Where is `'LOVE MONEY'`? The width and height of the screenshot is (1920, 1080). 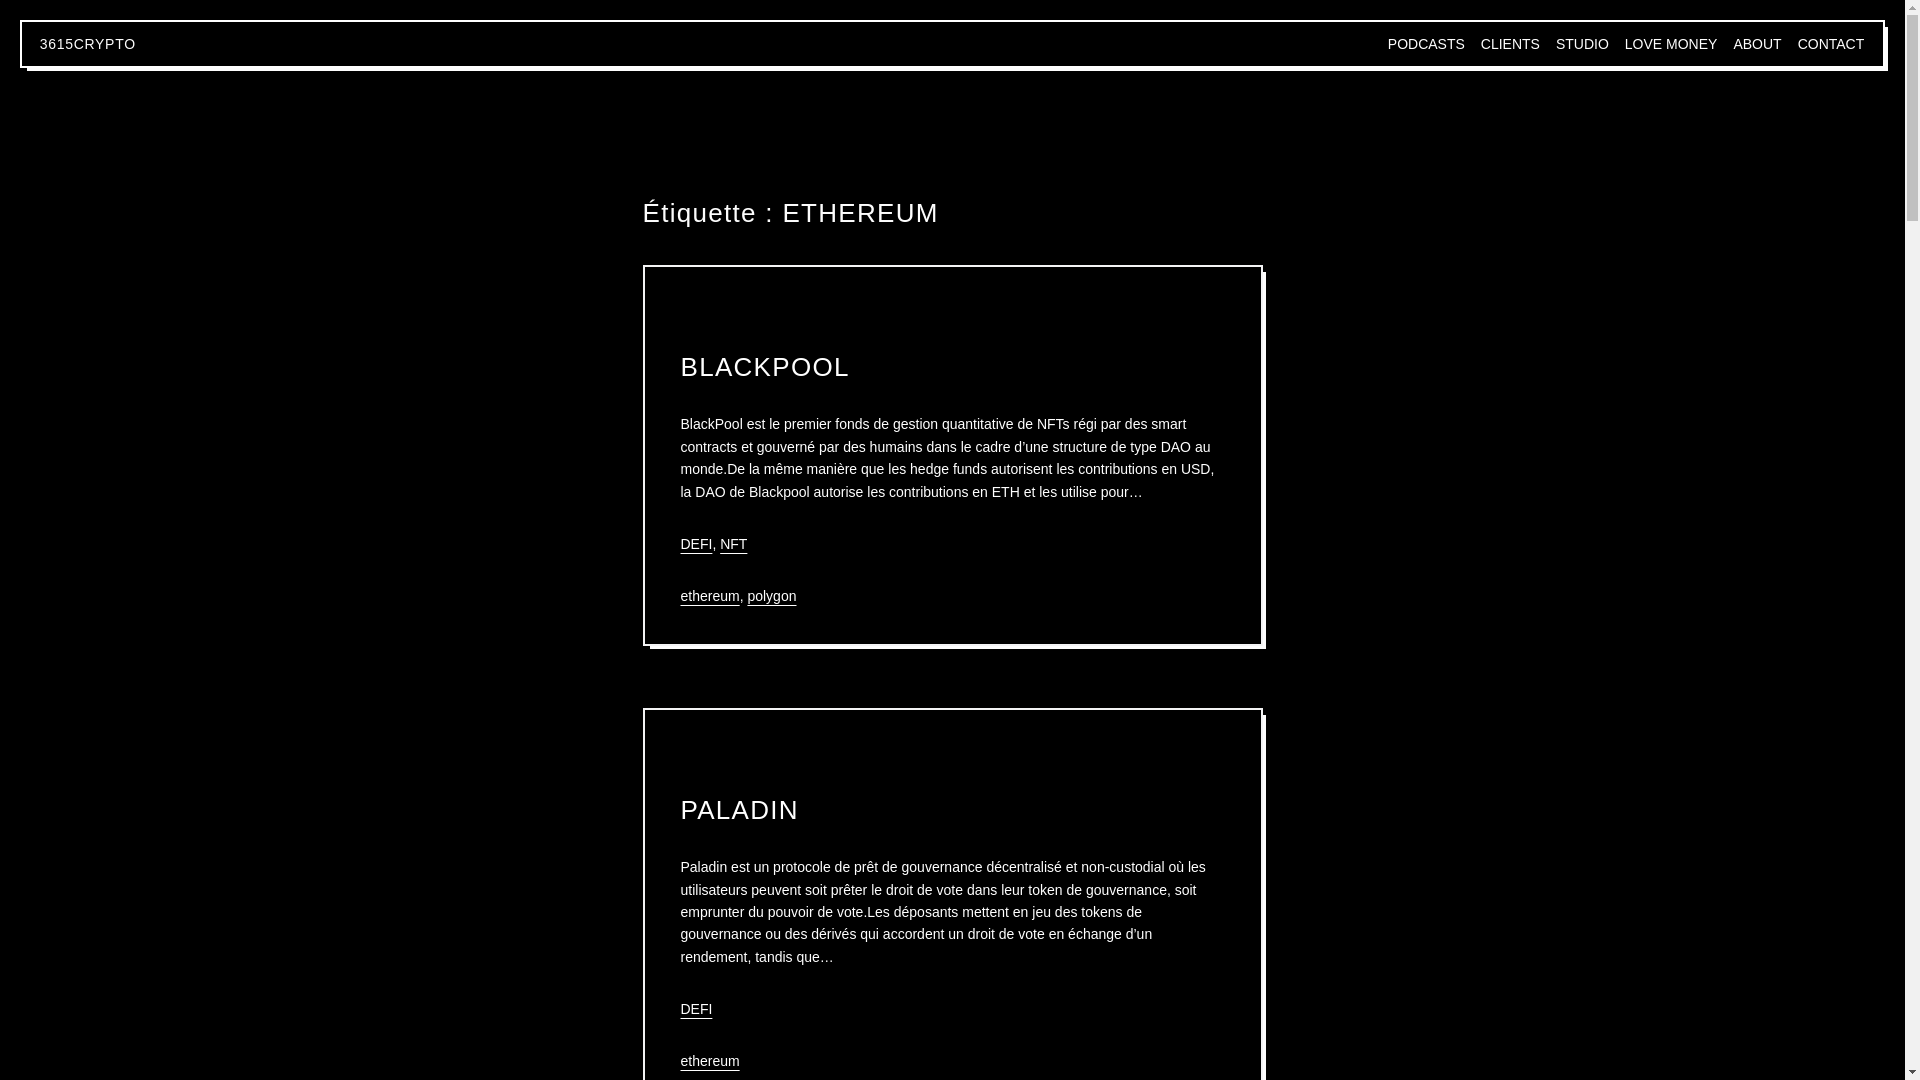 'LOVE MONEY' is located at coordinates (1625, 43).